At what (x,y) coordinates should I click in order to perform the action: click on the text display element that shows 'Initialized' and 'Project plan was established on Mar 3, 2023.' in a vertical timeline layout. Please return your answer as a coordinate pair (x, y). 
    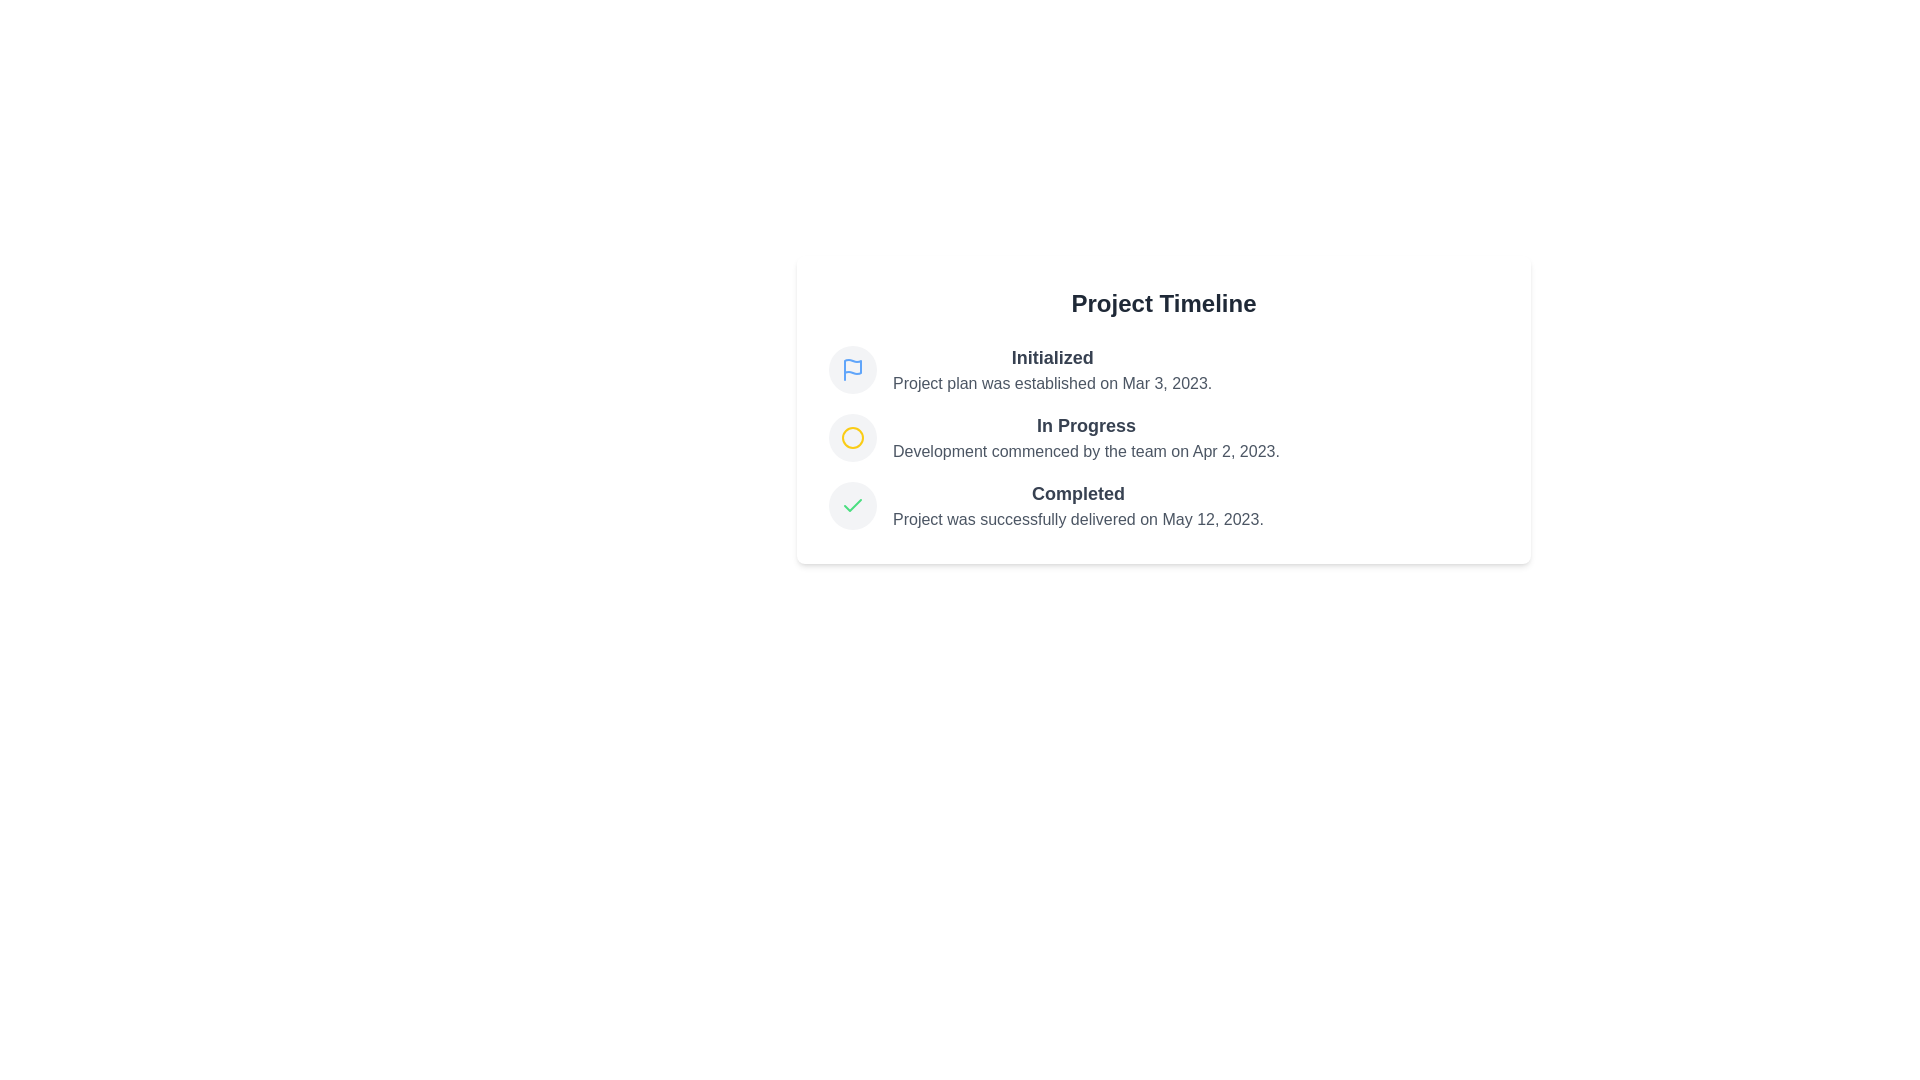
    Looking at the image, I should click on (1051, 370).